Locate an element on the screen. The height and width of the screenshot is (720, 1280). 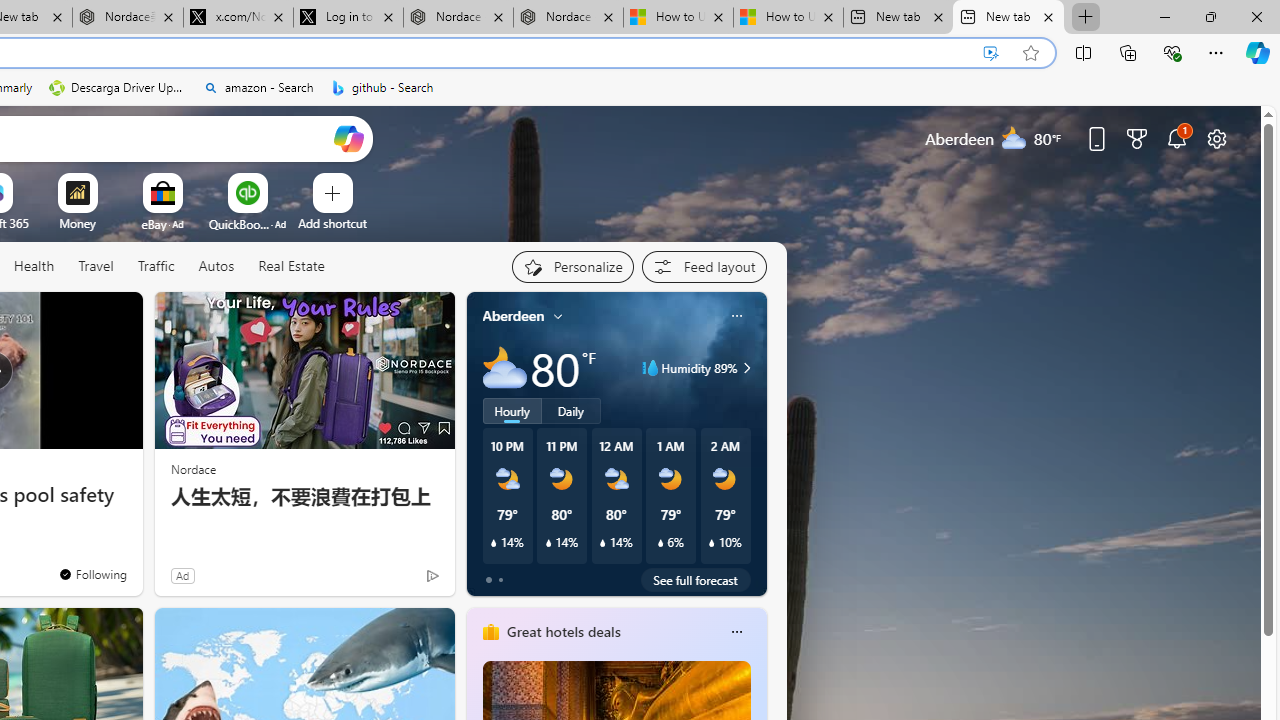
'Page settings' is located at coordinates (1215, 137).